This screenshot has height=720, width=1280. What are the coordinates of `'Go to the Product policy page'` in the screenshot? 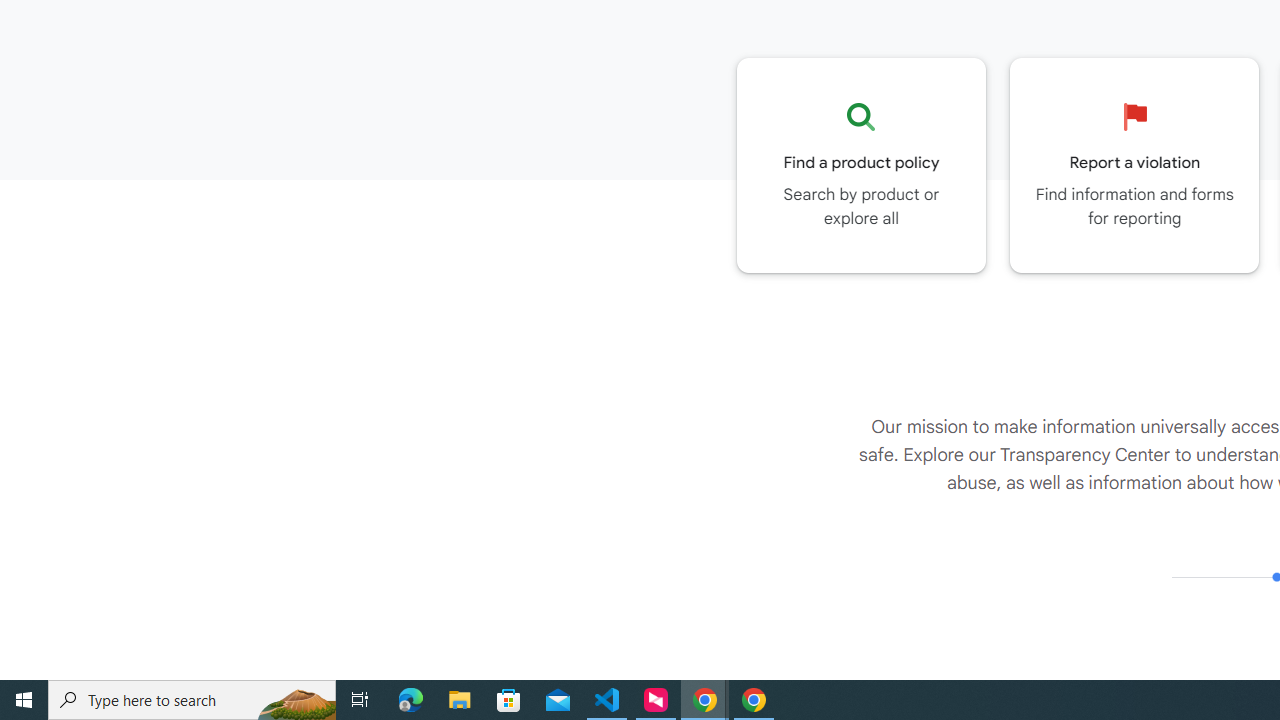 It's located at (861, 164).